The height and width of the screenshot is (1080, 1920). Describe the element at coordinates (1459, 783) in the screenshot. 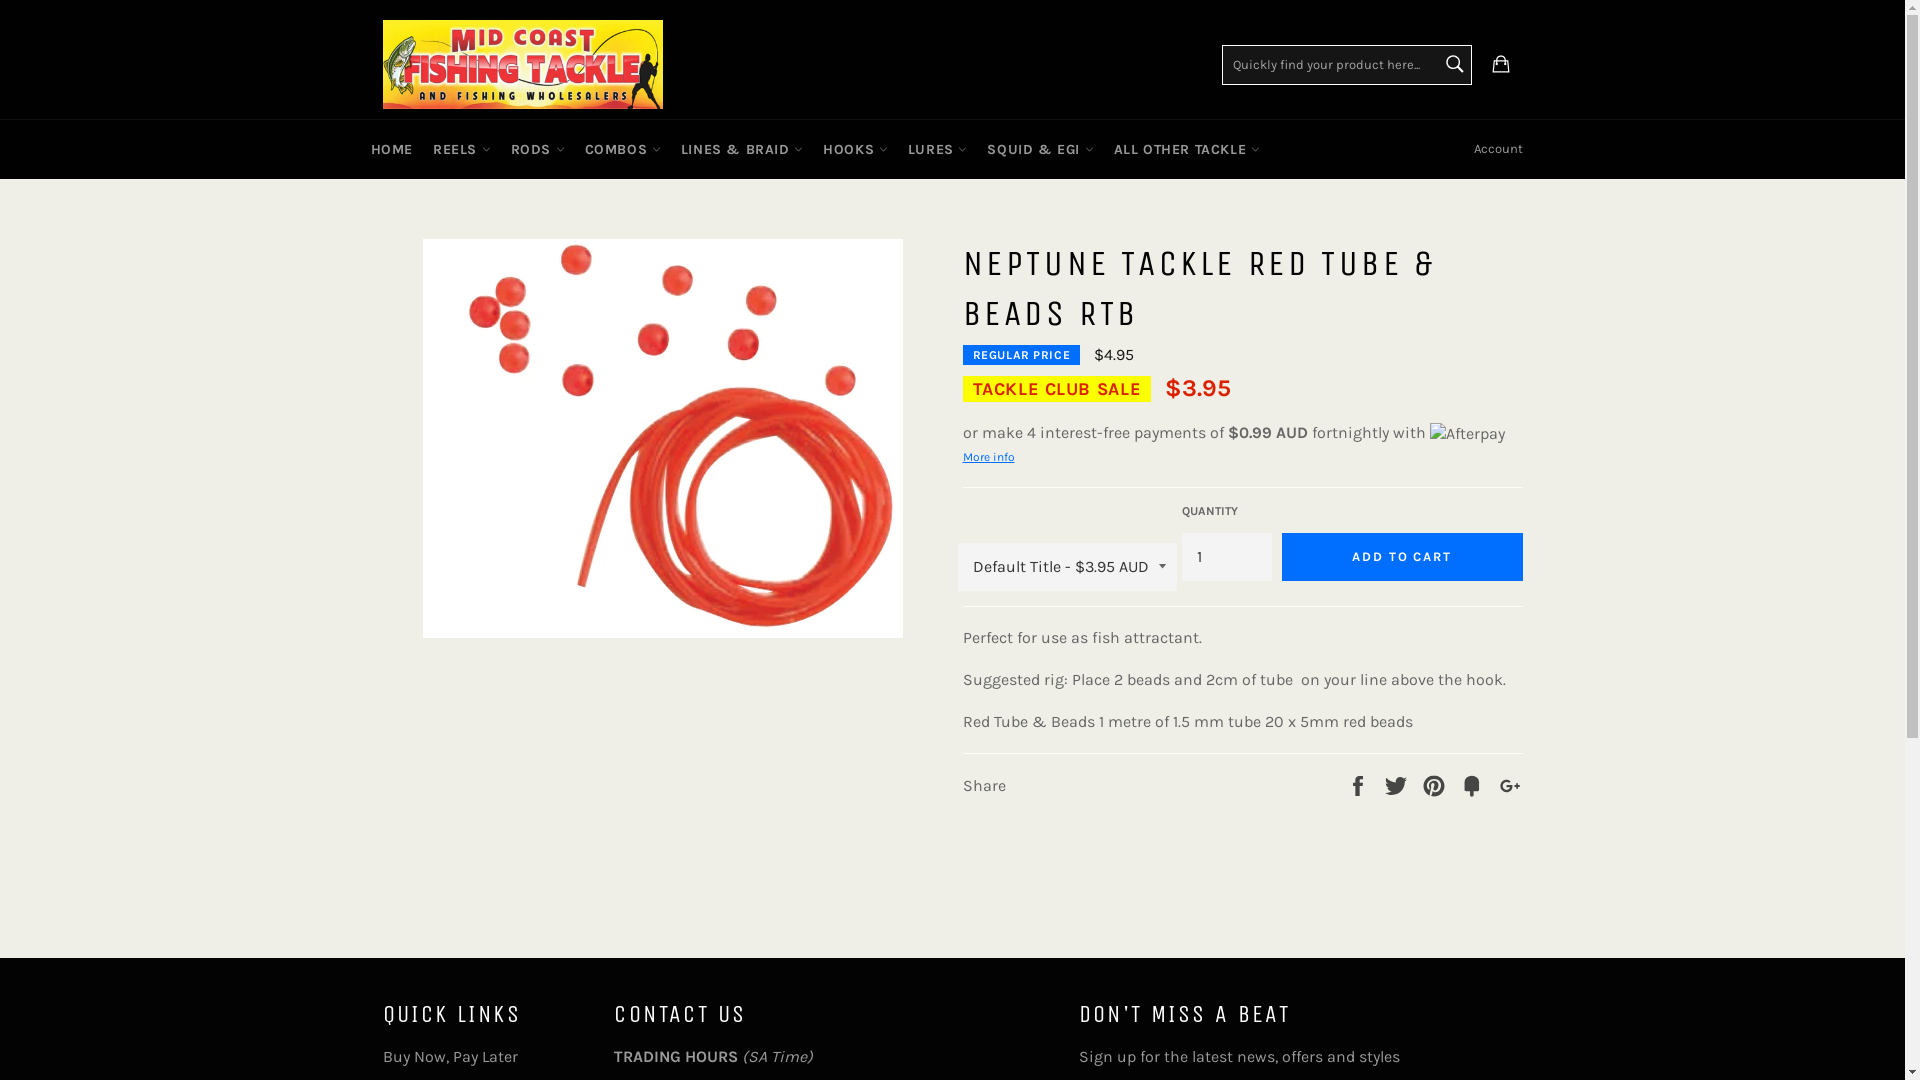

I see `'Fancy'` at that location.